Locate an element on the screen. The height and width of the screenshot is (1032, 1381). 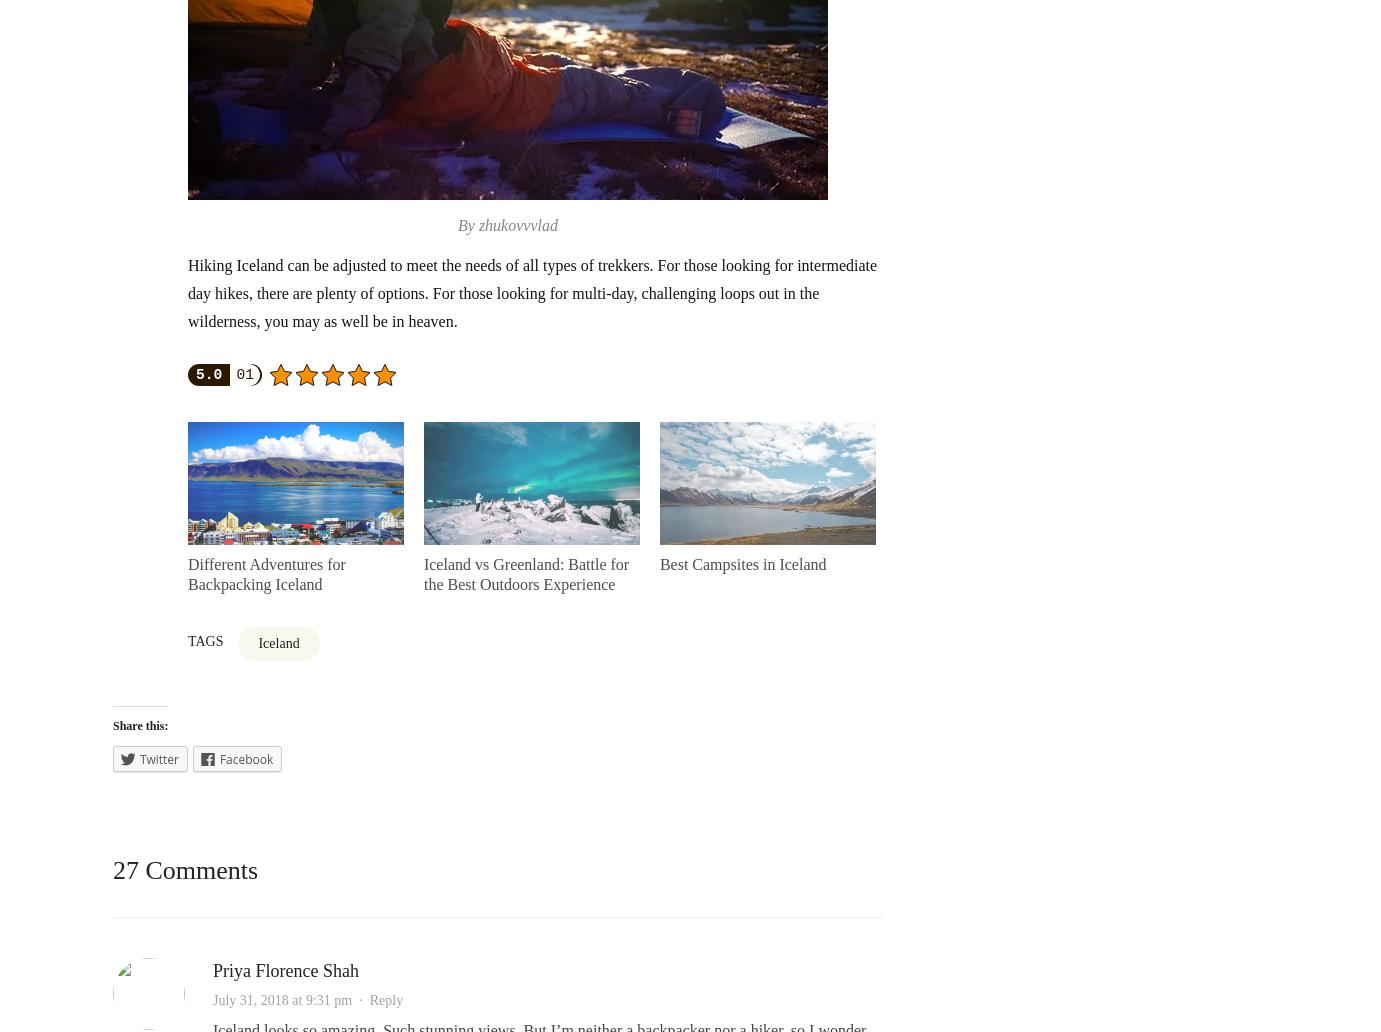
'Iceland' is located at coordinates (278, 643).